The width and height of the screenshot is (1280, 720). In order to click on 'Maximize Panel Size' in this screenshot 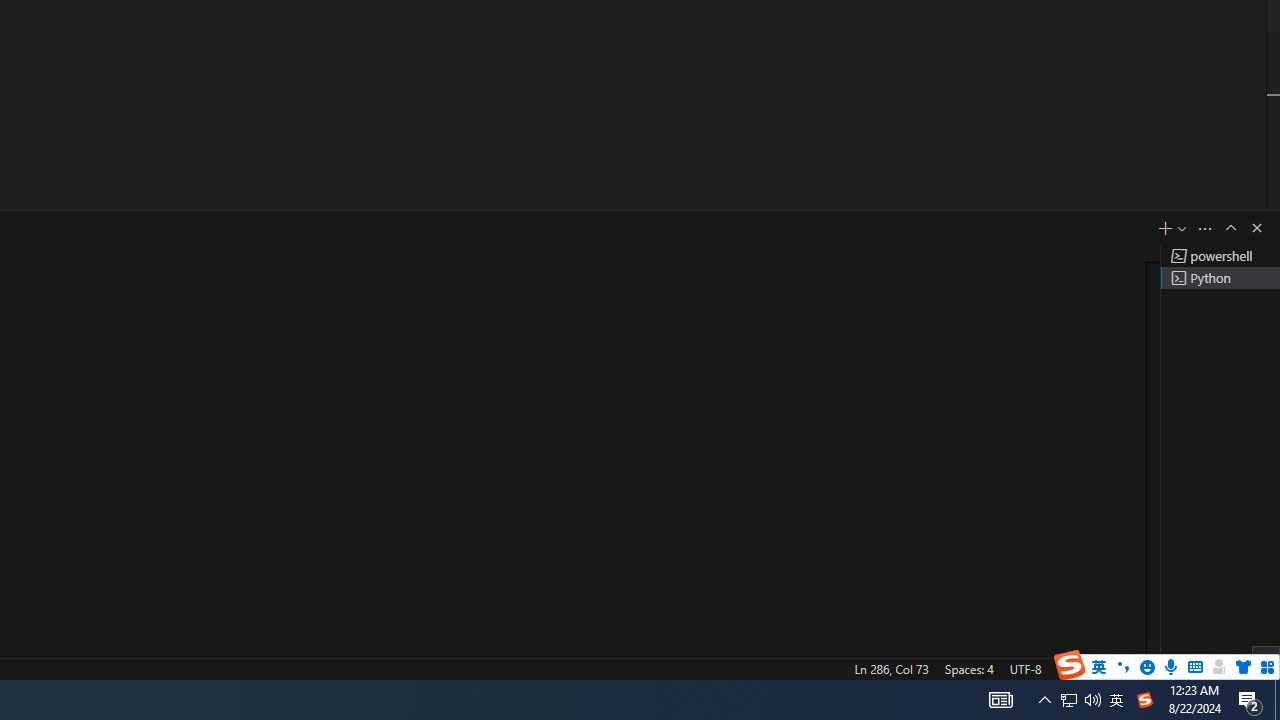, I will do `click(1229, 226)`.